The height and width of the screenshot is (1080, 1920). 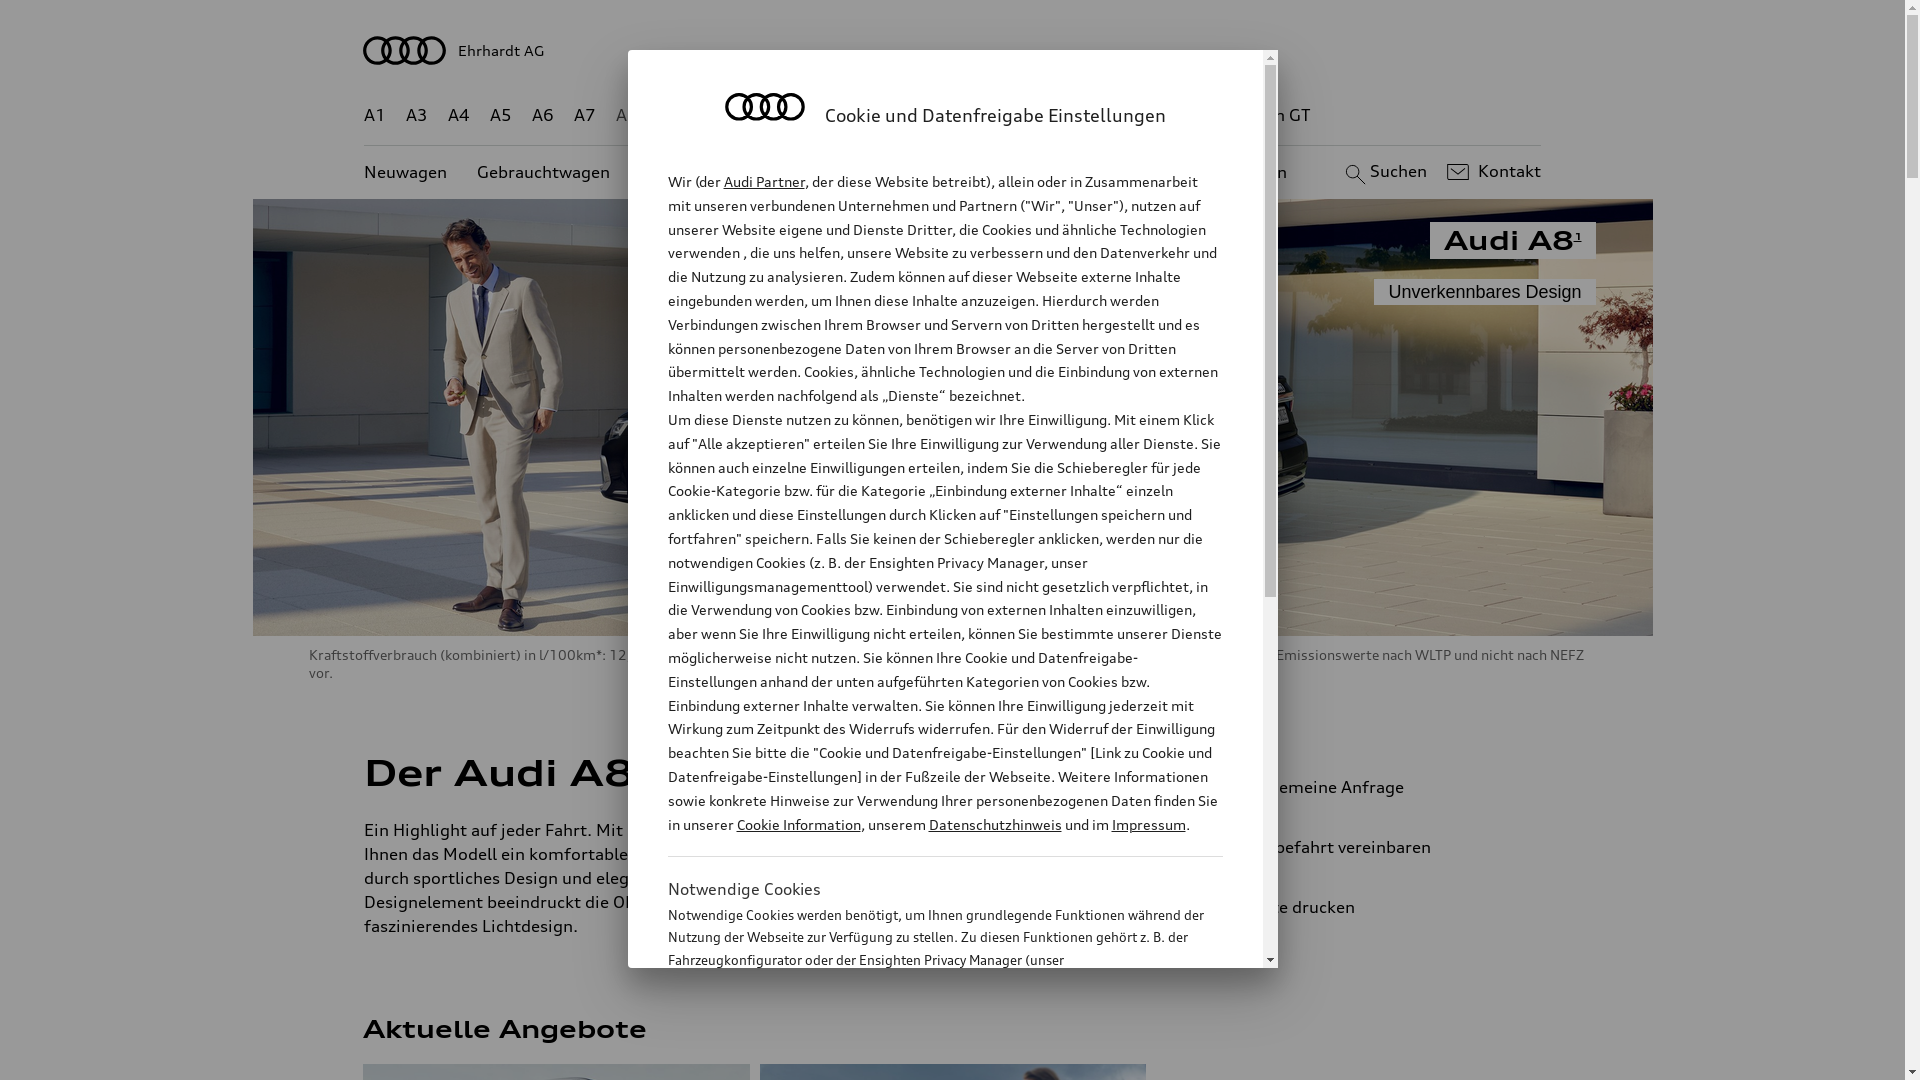 What do you see at coordinates (922, 1058) in the screenshot?
I see `'Cookie Information'` at bounding box center [922, 1058].